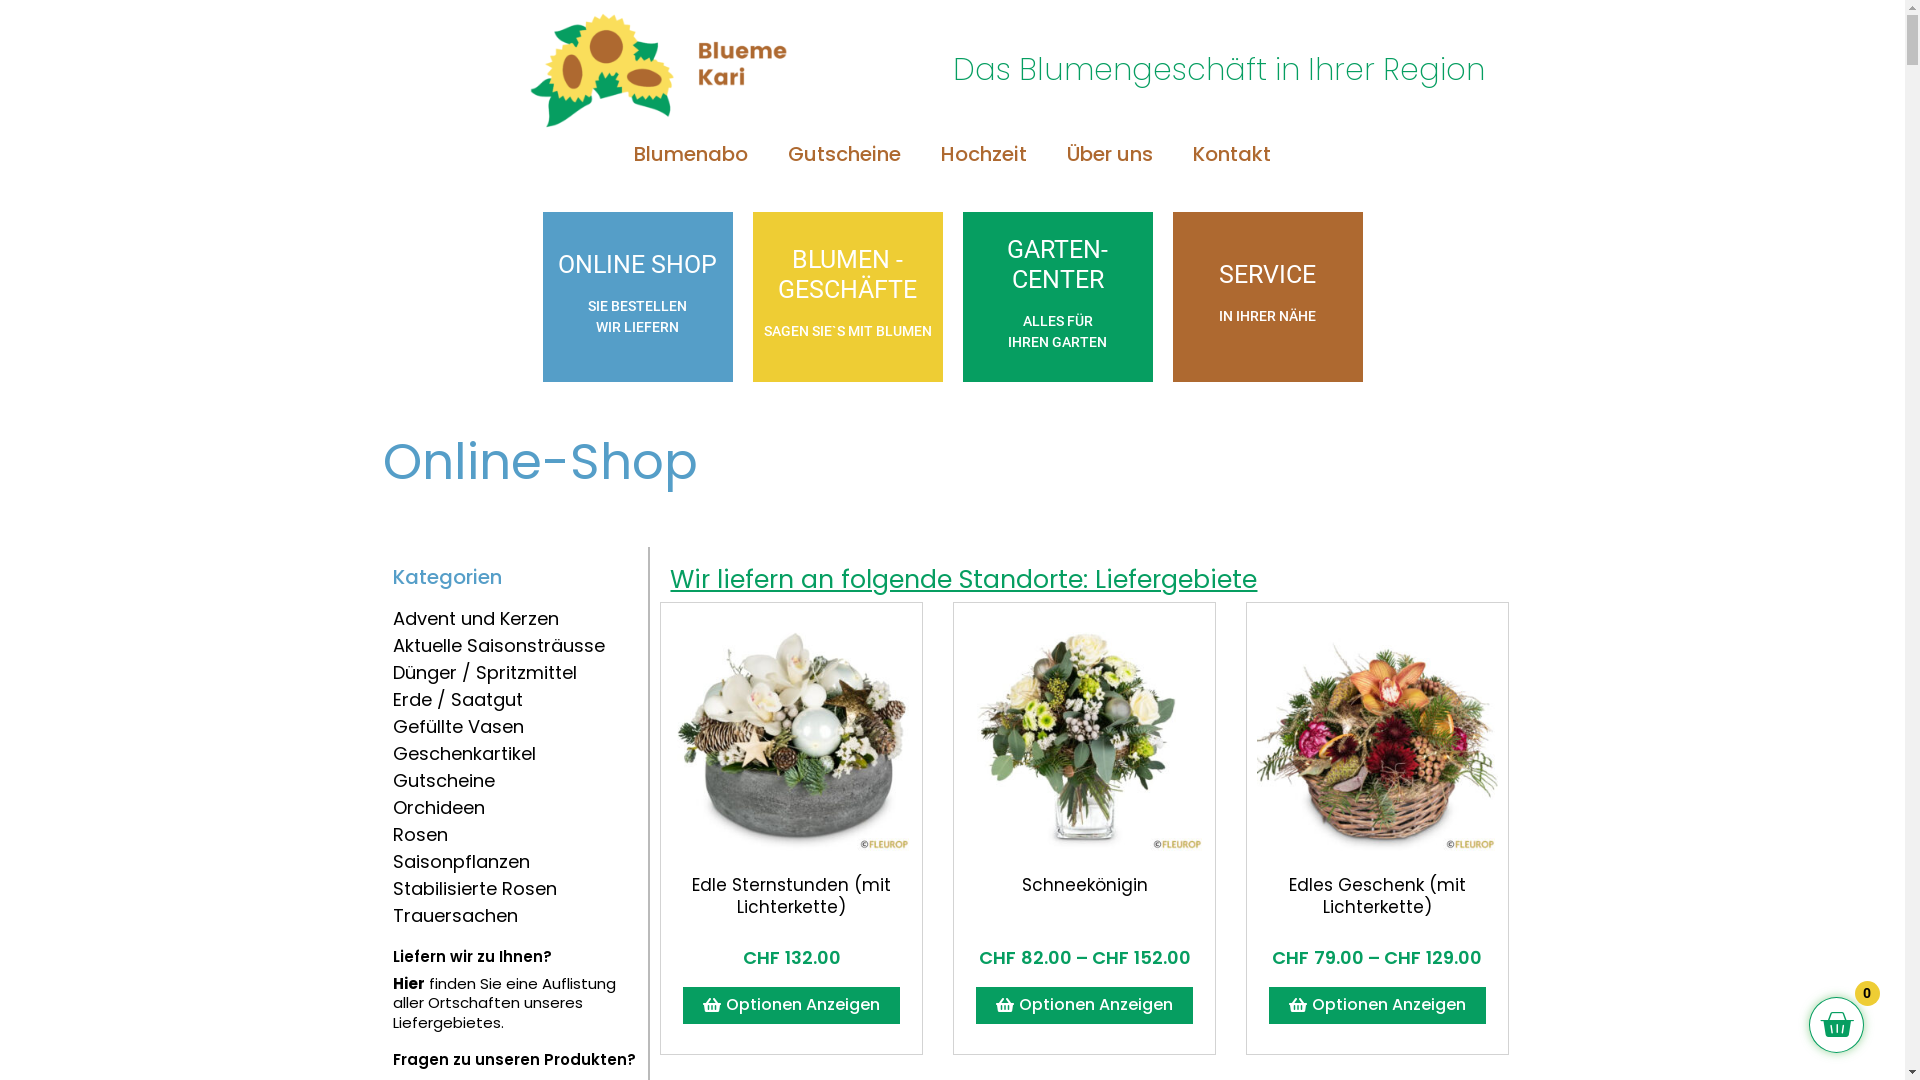  Describe the element at coordinates (670, 579) in the screenshot. I see `'Wir liefern an folgende Standorte: Liefergebiete'` at that location.